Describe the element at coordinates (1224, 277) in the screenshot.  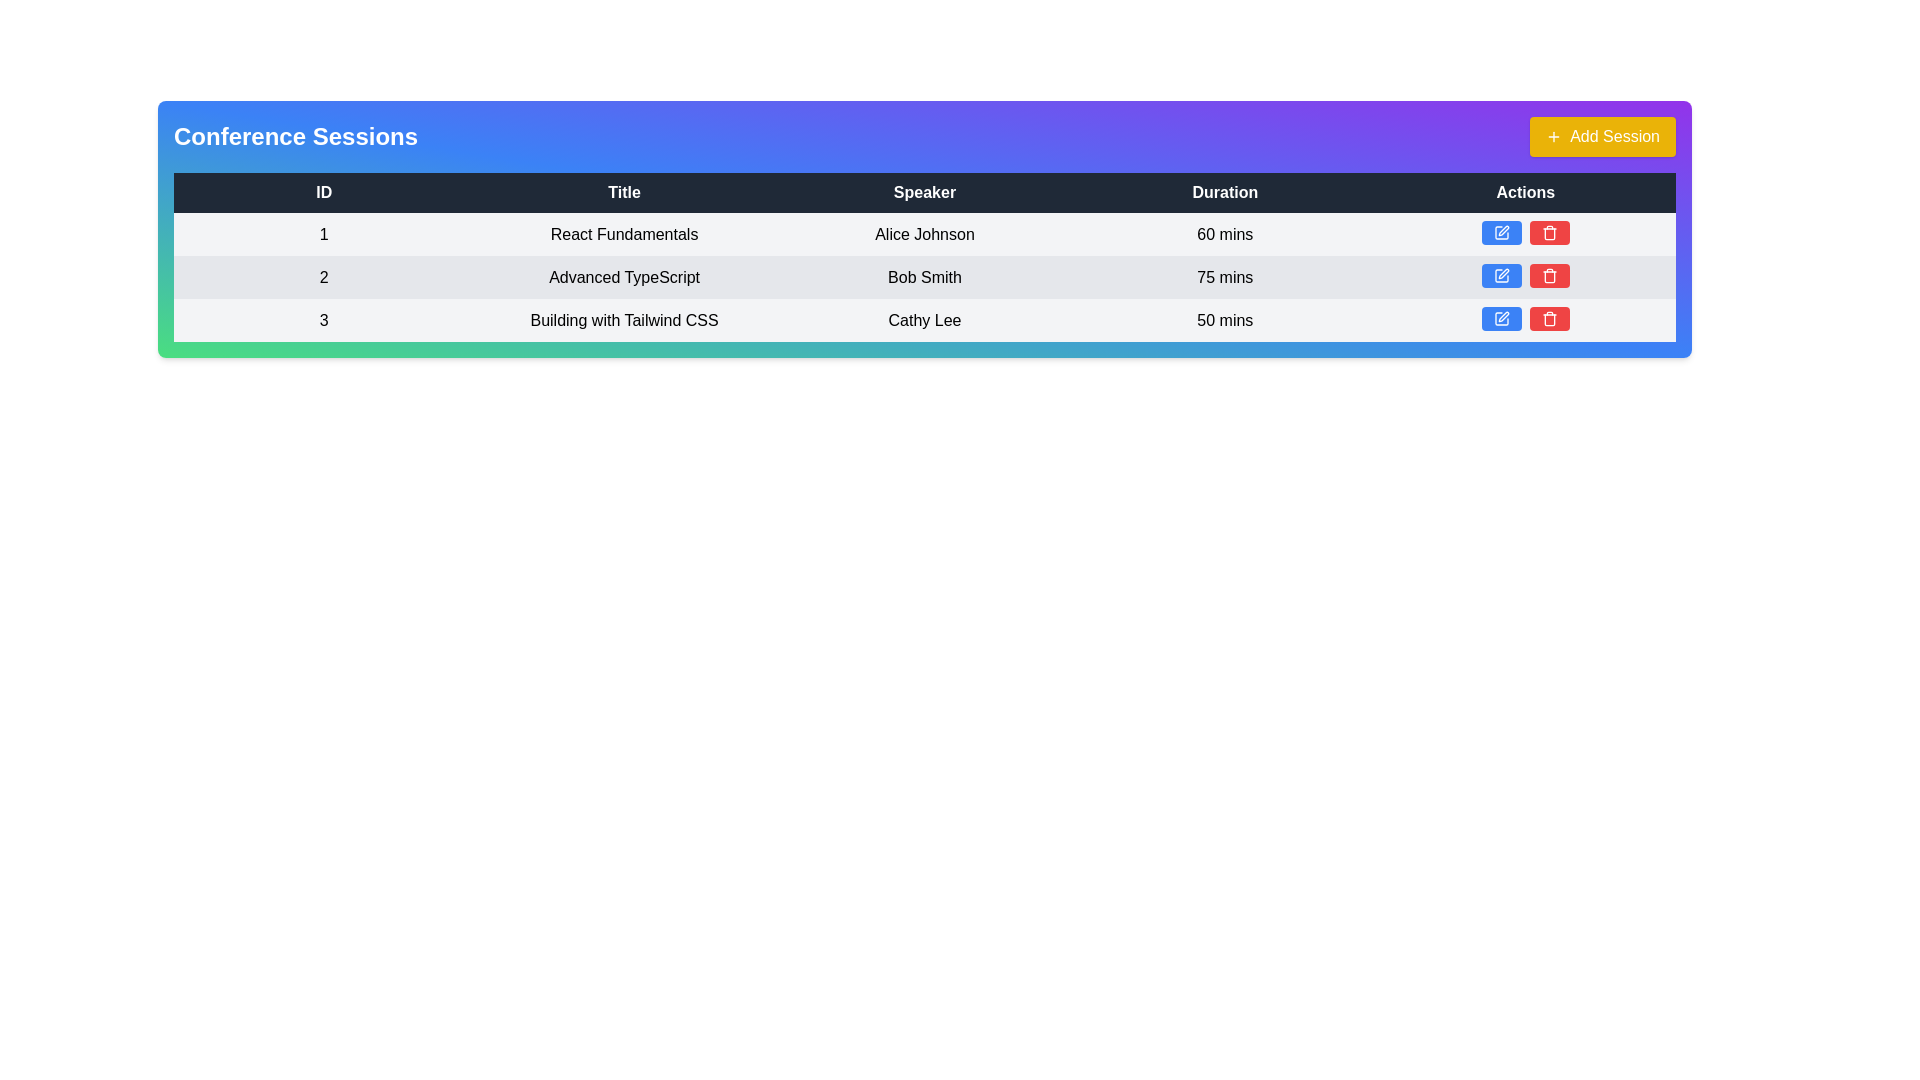
I see `the text label displaying '75 mins' located in the 'Duration' column of the table for the 'Advanced TypeScript' session` at that location.